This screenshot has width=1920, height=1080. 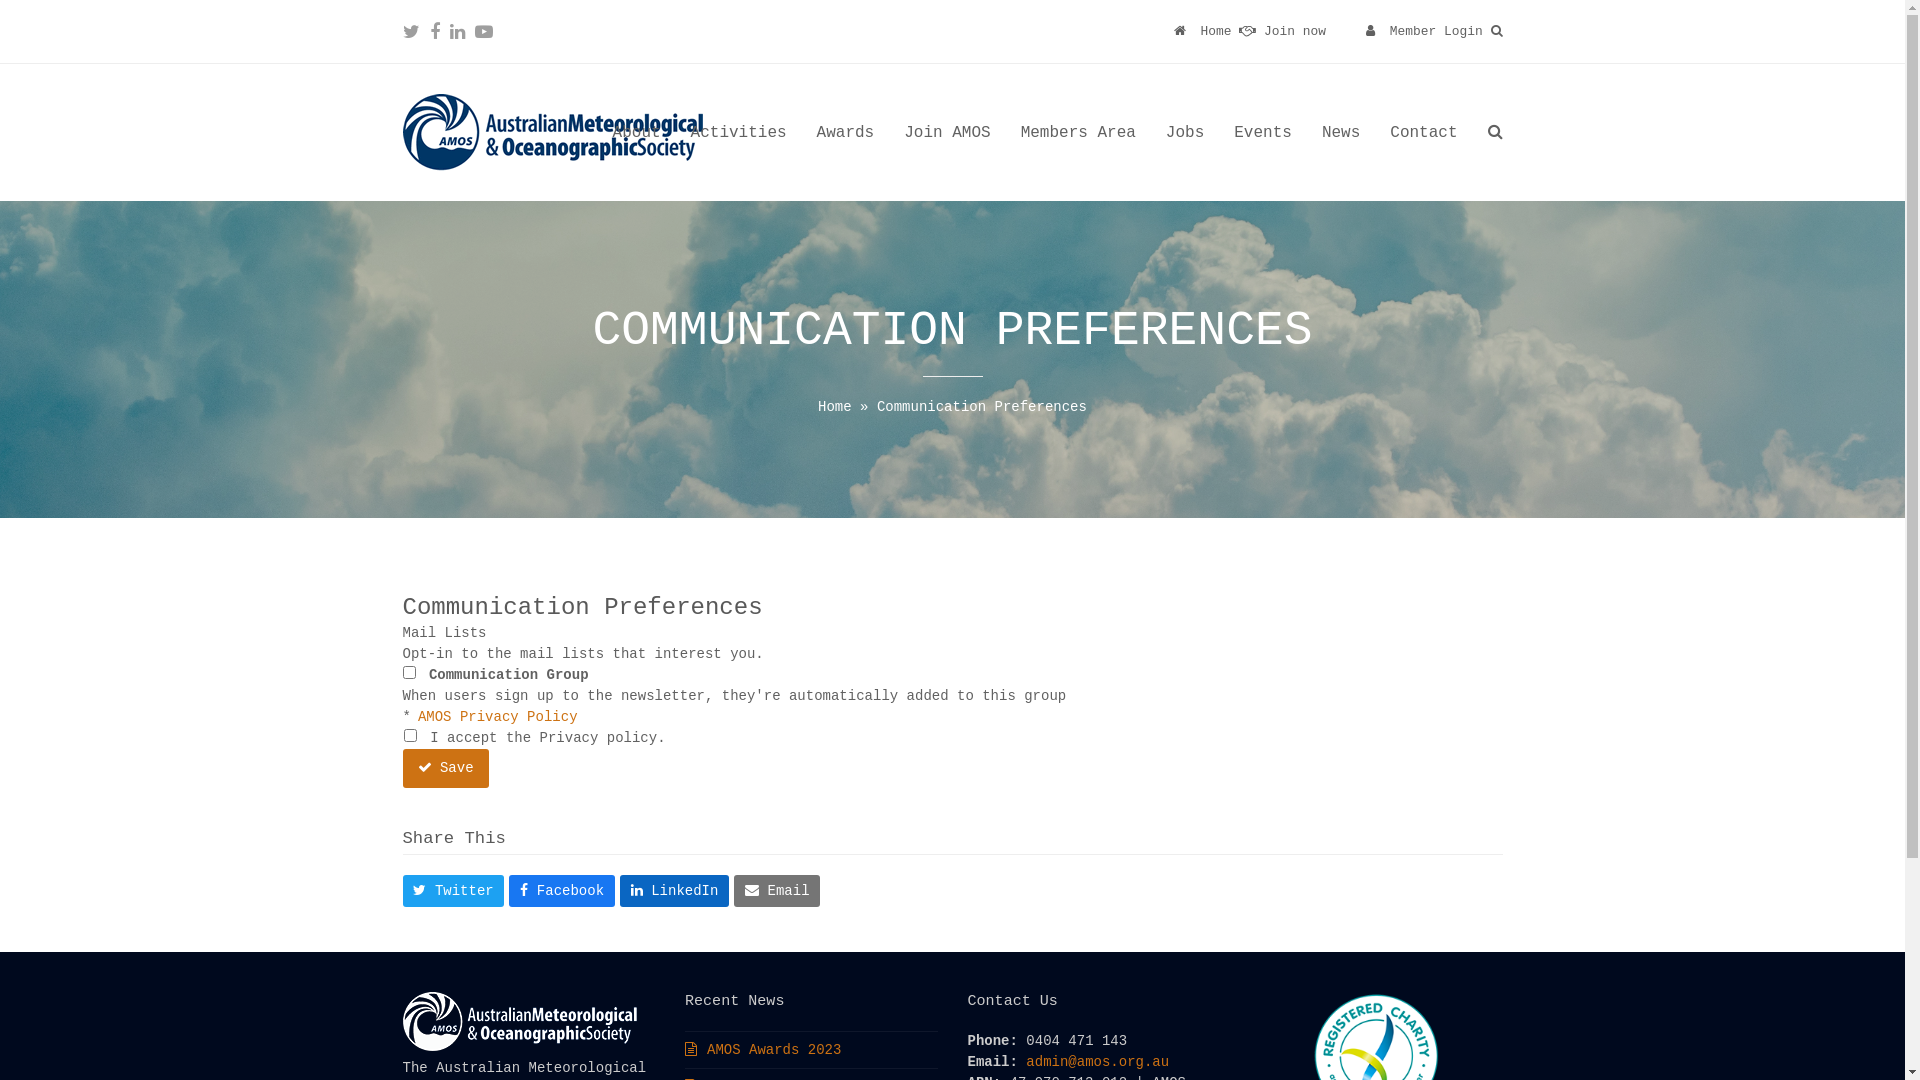 I want to click on 'Youtube', so click(x=483, y=31).